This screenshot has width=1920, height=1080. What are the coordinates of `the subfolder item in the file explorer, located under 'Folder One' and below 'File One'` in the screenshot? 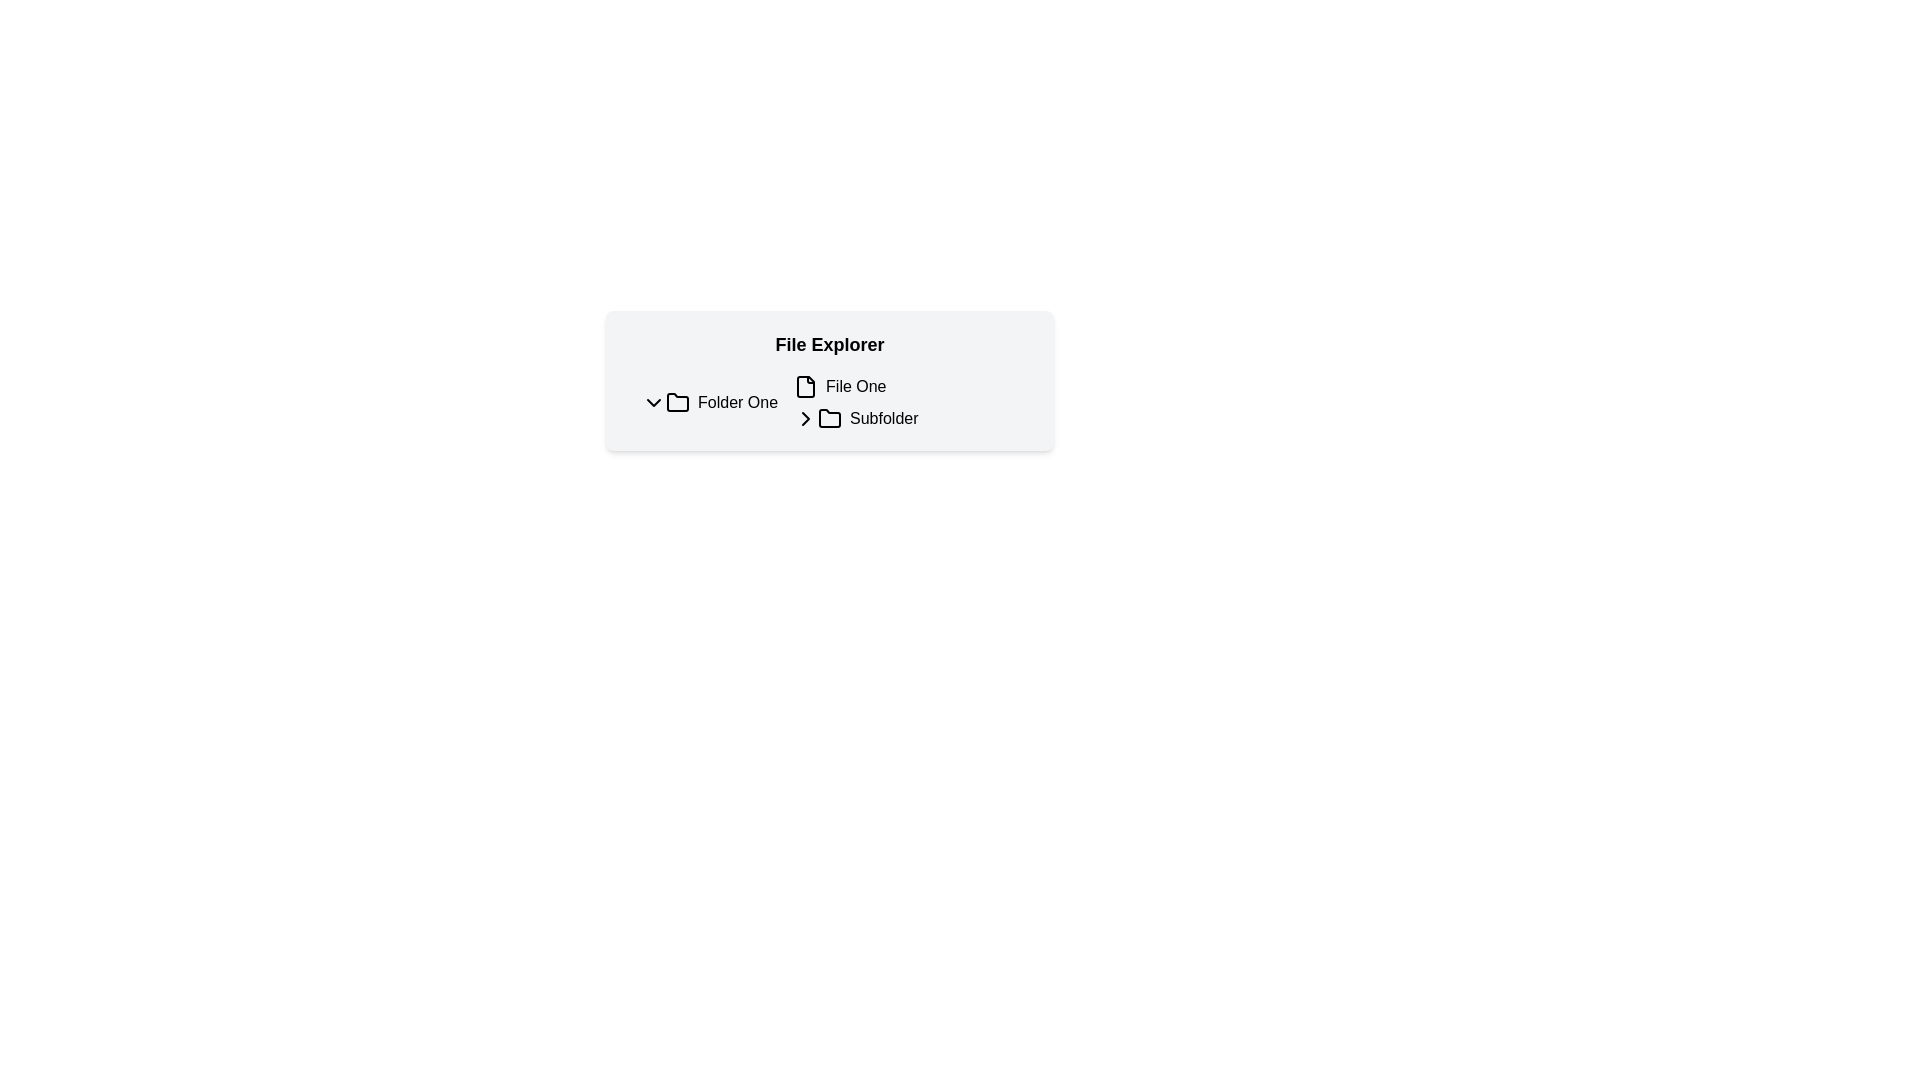 It's located at (848, 402).